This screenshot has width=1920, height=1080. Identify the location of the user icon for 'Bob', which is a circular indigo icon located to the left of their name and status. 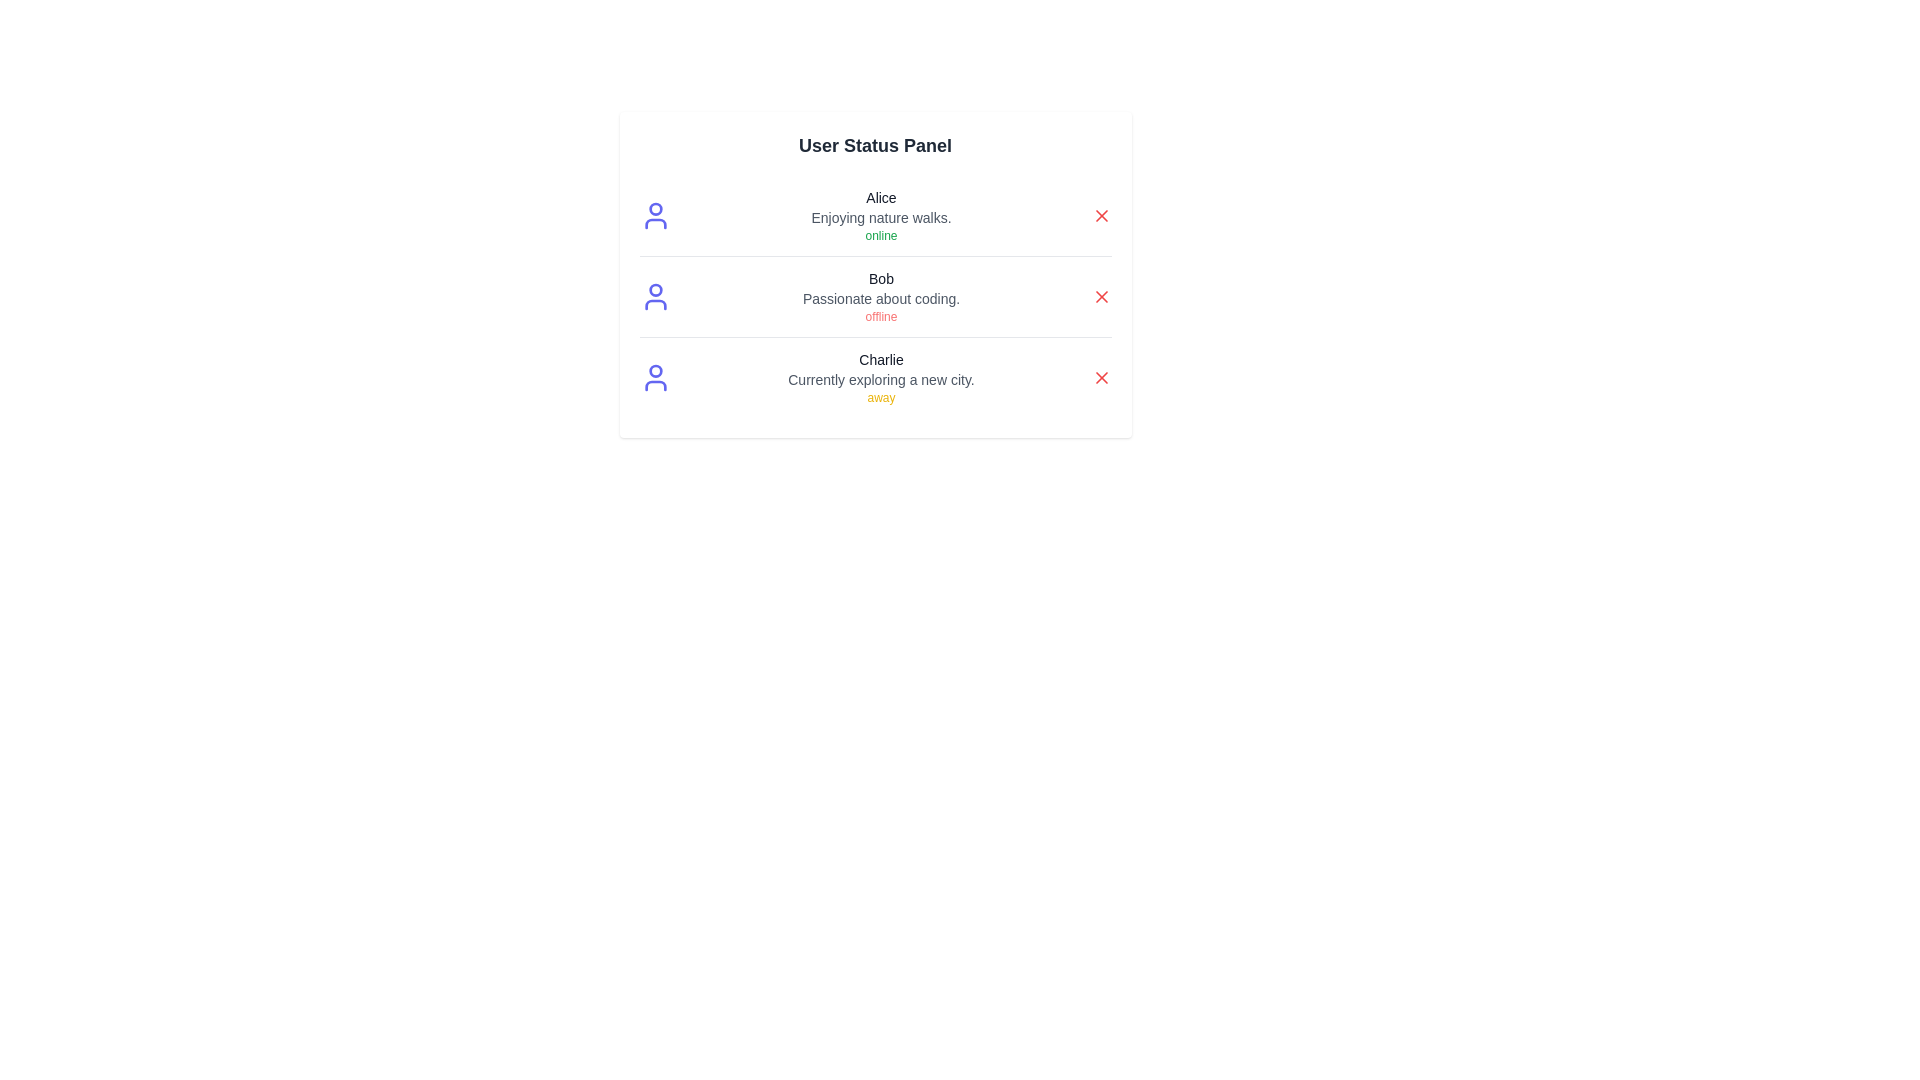
(655, 297).